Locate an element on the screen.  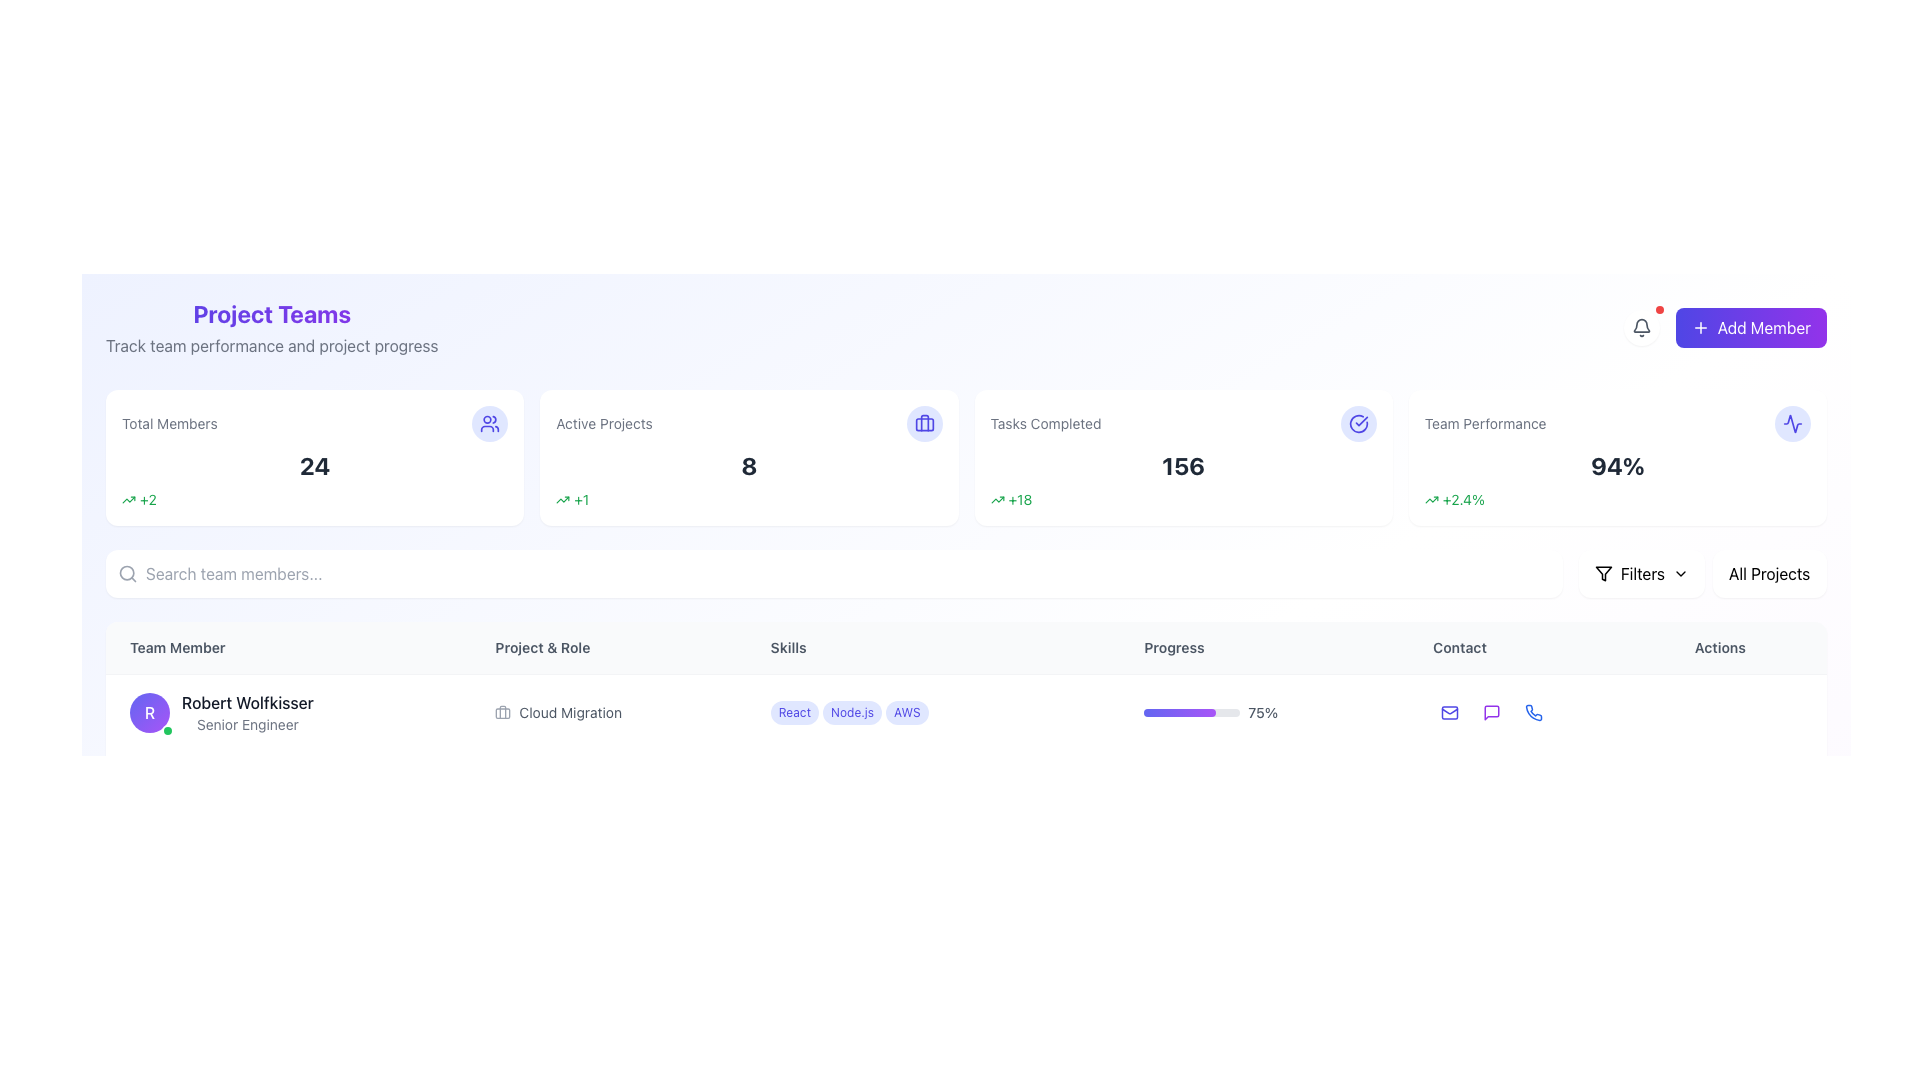
the 'Call' button located under the 'Contact' column in the 'Team Member' table to initiate a phone call is located at coordinates (1533, 863).